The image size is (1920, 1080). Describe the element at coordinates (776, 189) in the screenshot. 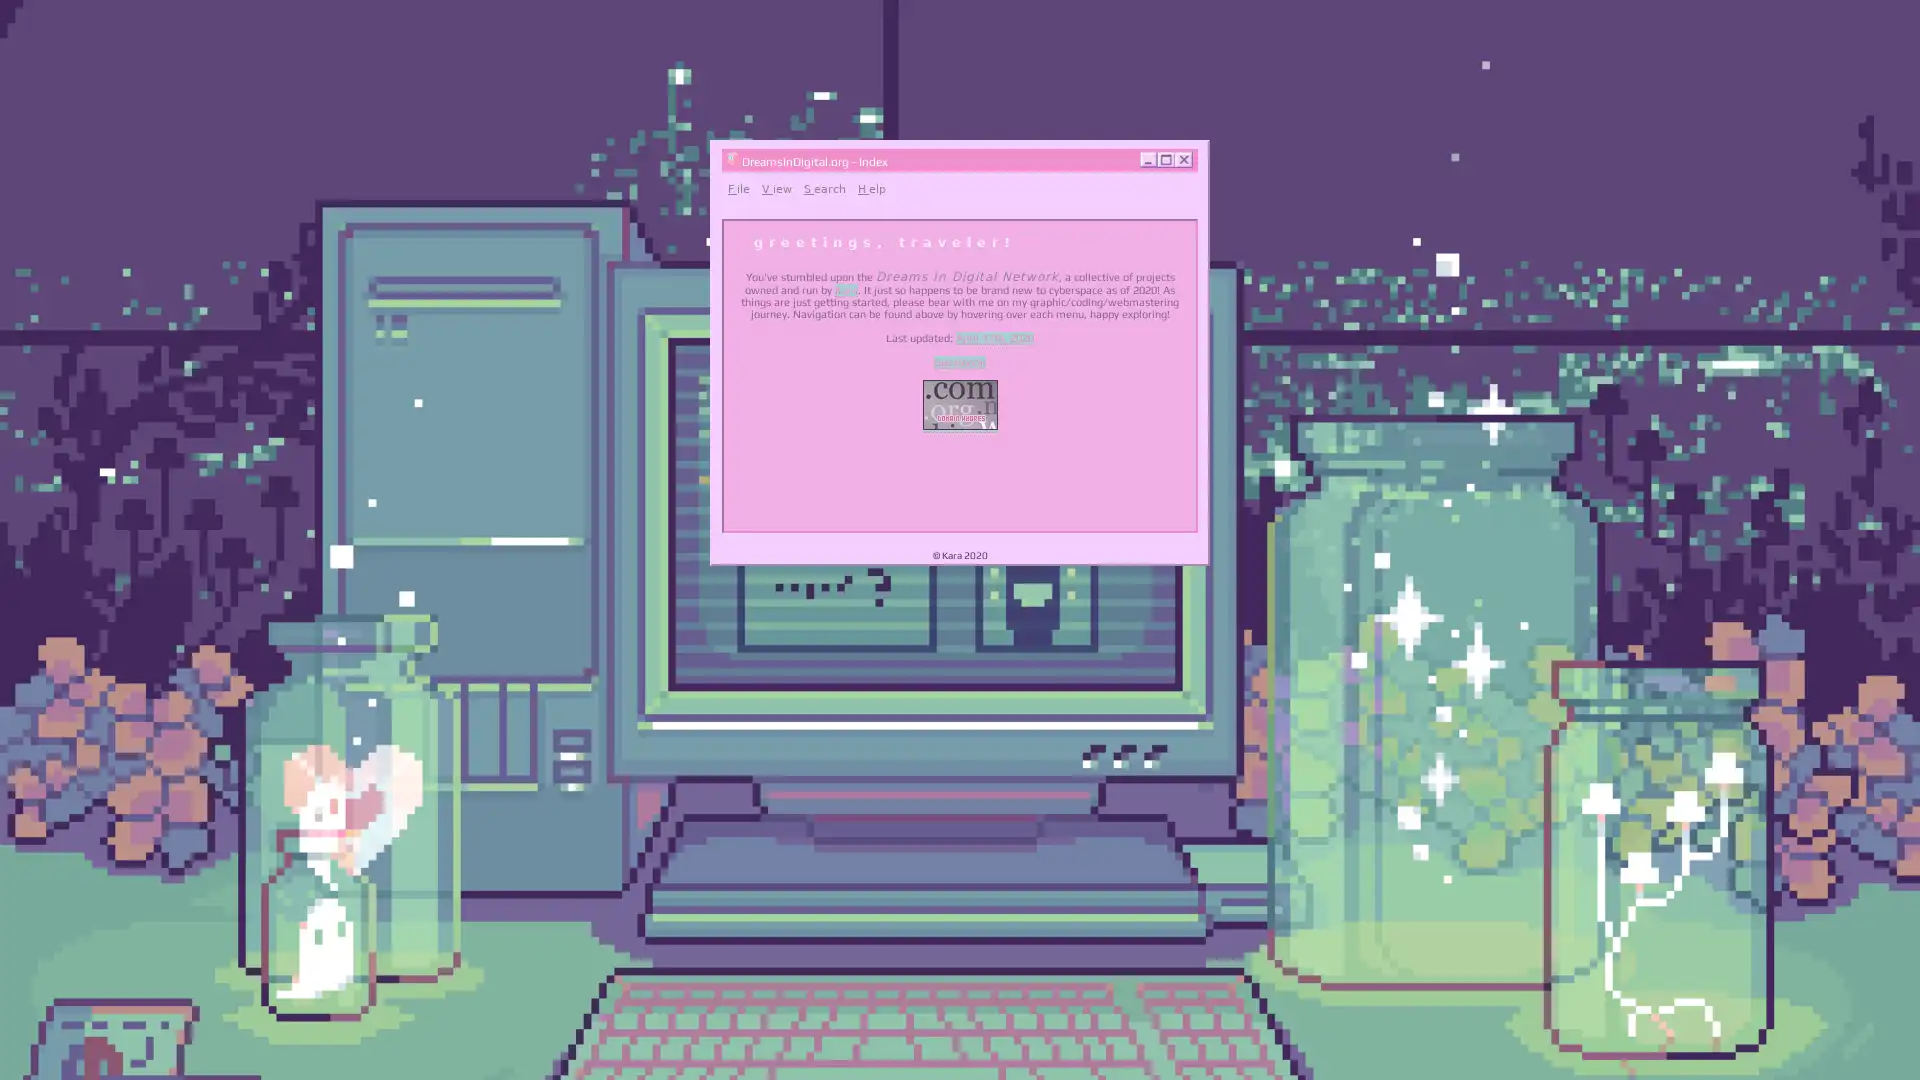

I see `View` at that location.